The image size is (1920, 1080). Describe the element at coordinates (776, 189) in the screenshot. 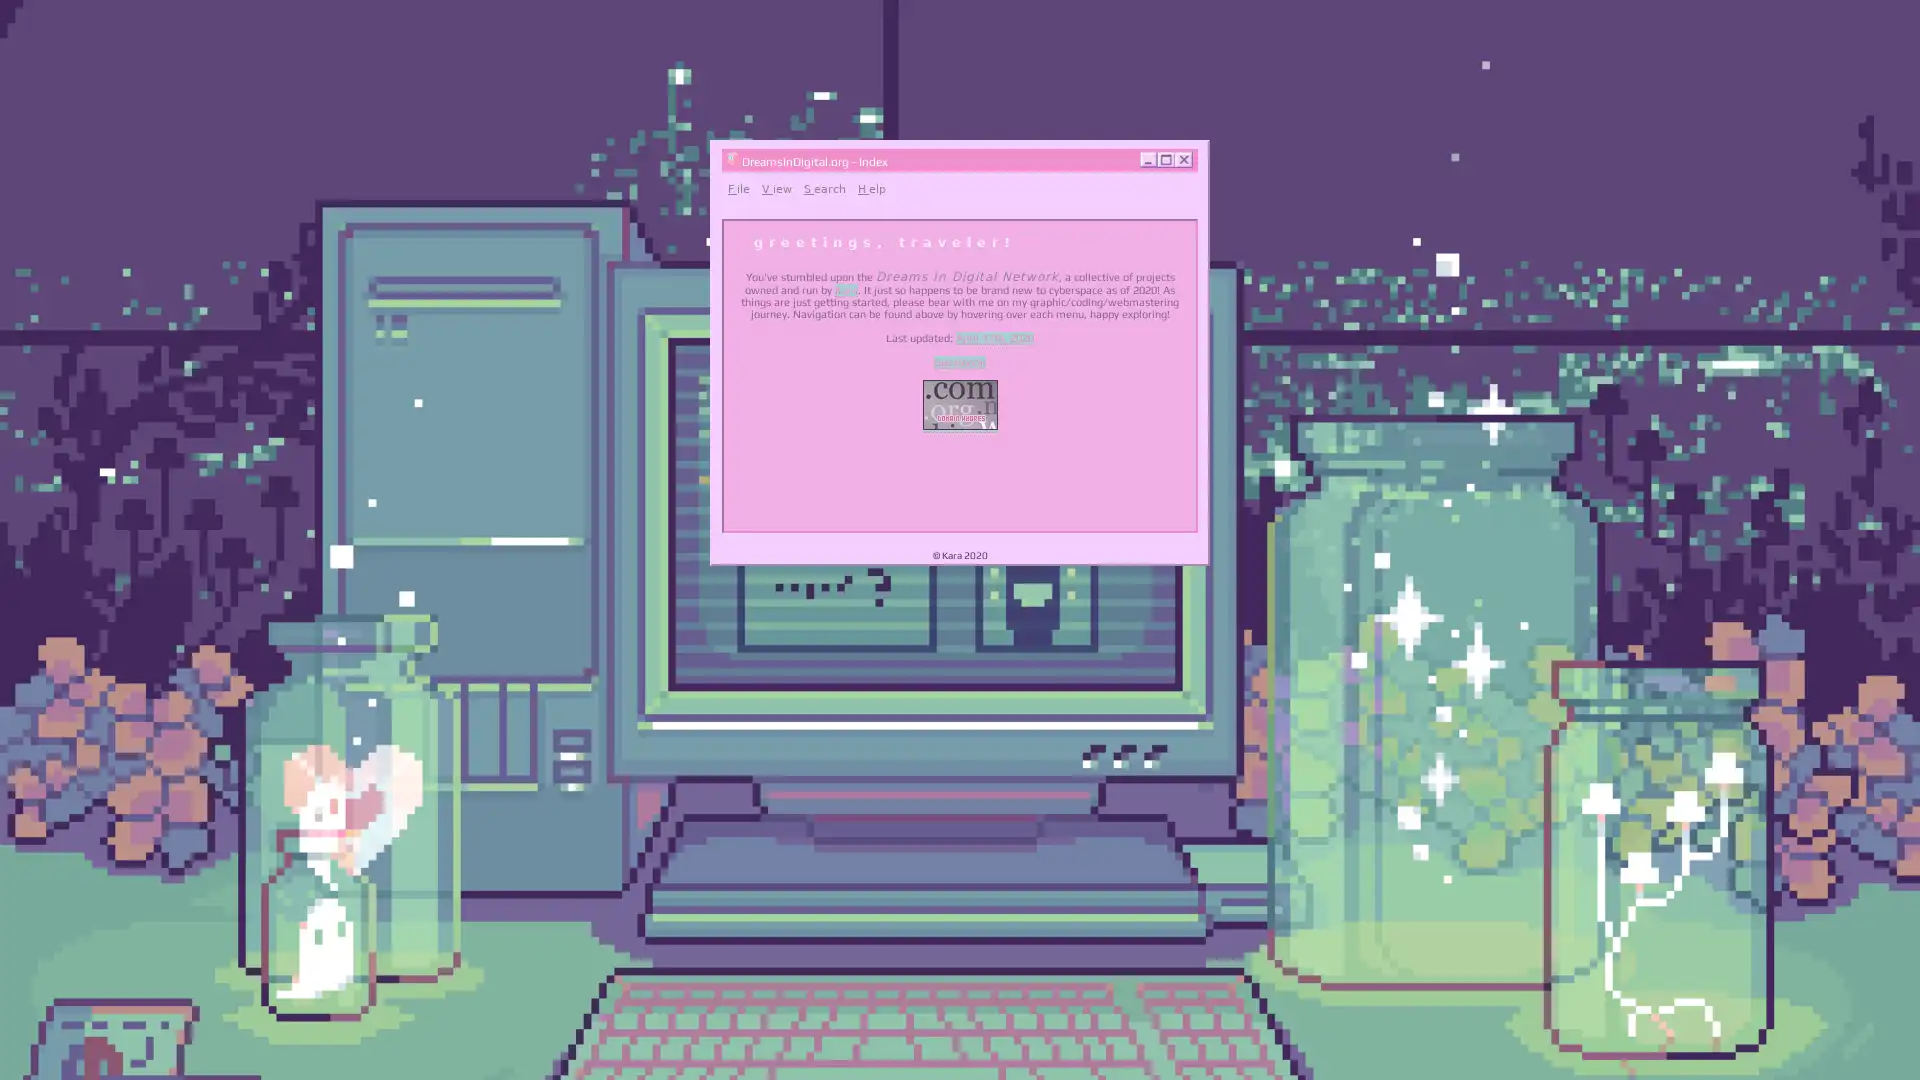

I see `View` at that location.